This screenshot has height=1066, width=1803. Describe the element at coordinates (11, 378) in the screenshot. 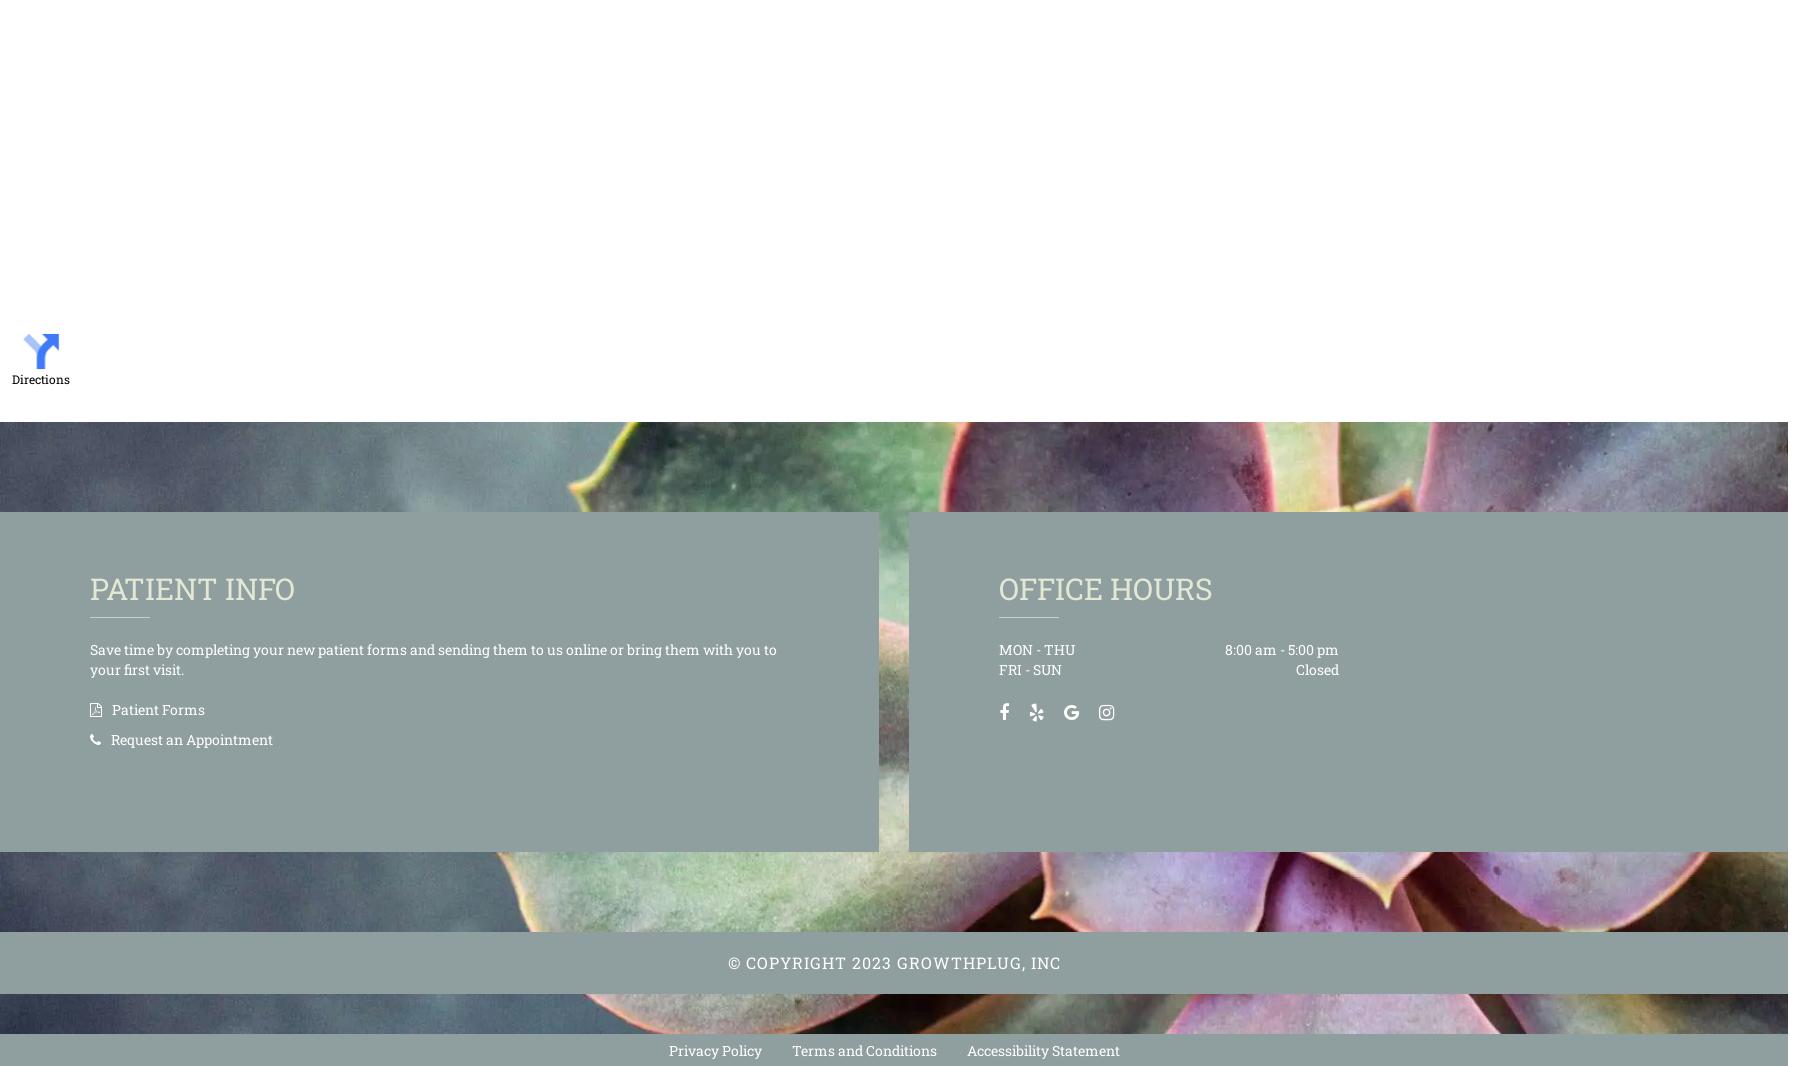

I see `'Directions'` at that location.